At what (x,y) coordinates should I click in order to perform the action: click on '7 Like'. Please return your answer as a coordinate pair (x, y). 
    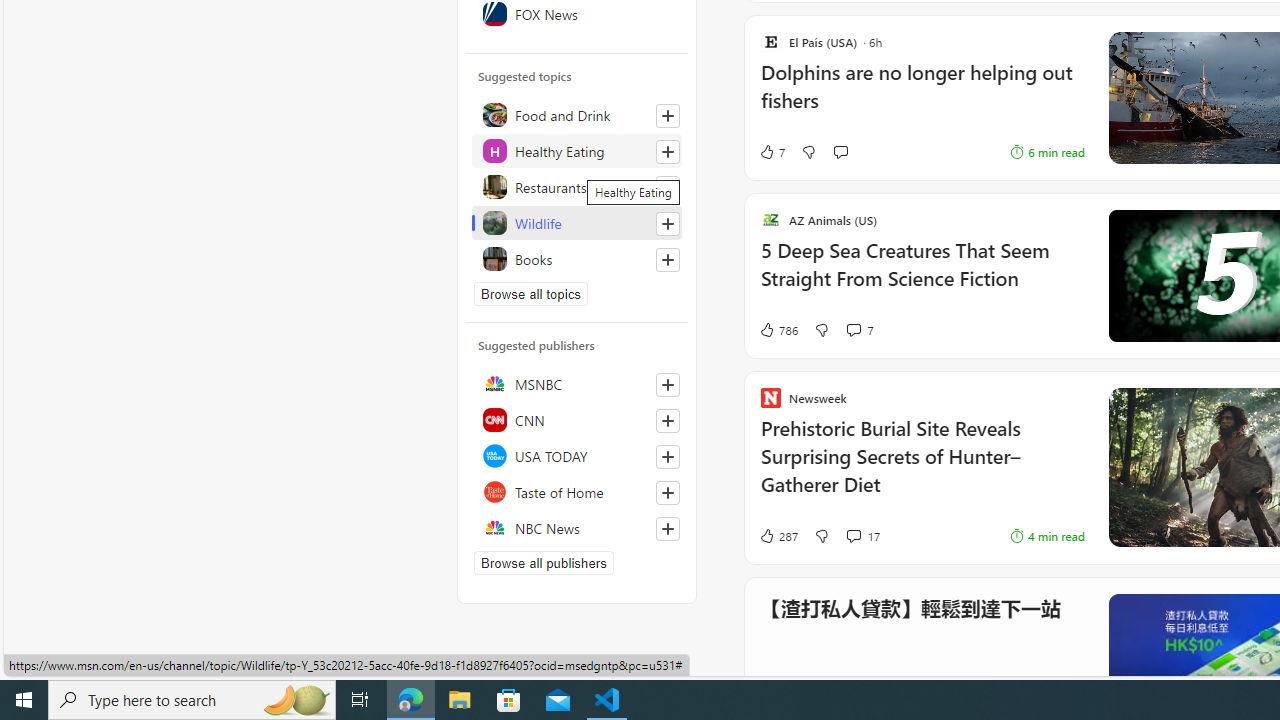
    Looking at the image, I should click on (770, 151).